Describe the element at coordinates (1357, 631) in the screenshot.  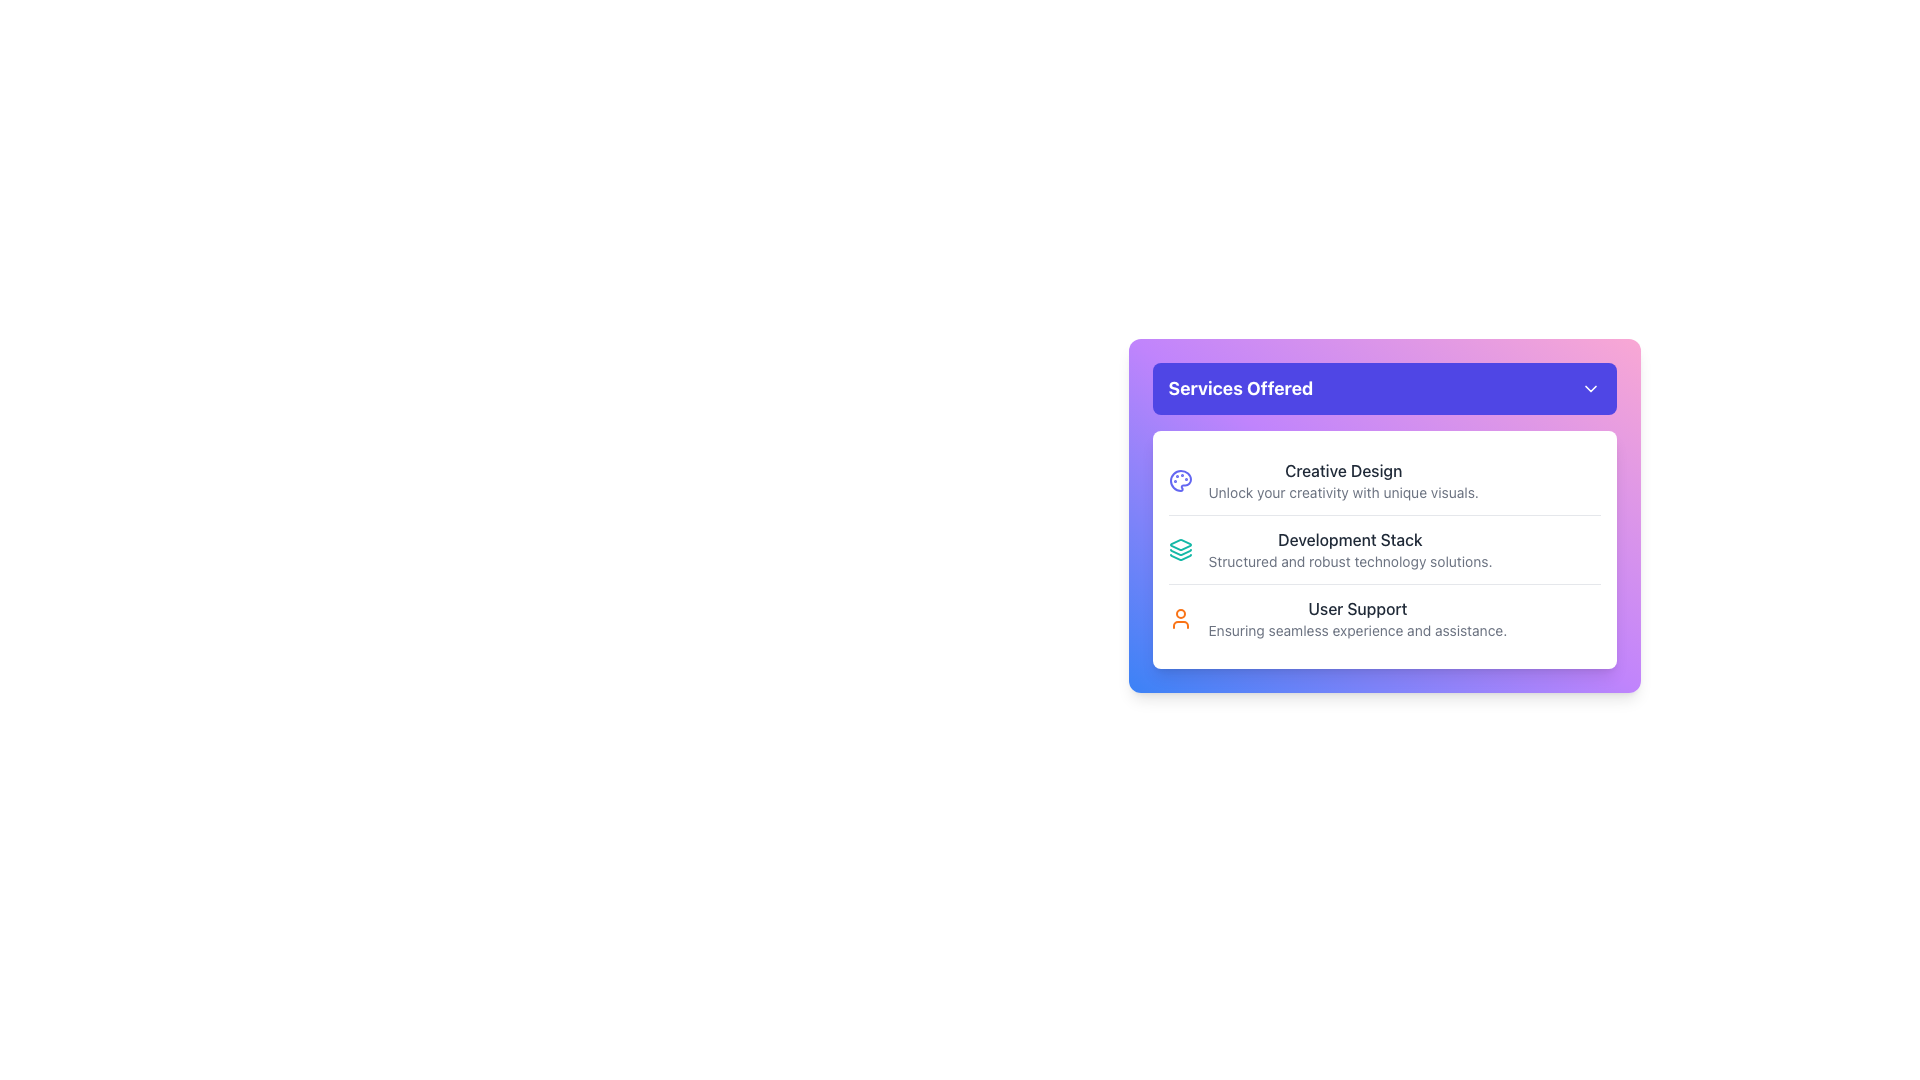
I see `the text label reading 'Ensuring seamless experience and assistance.' located below 'User Support' within the 'Services Offered' card` at that location.